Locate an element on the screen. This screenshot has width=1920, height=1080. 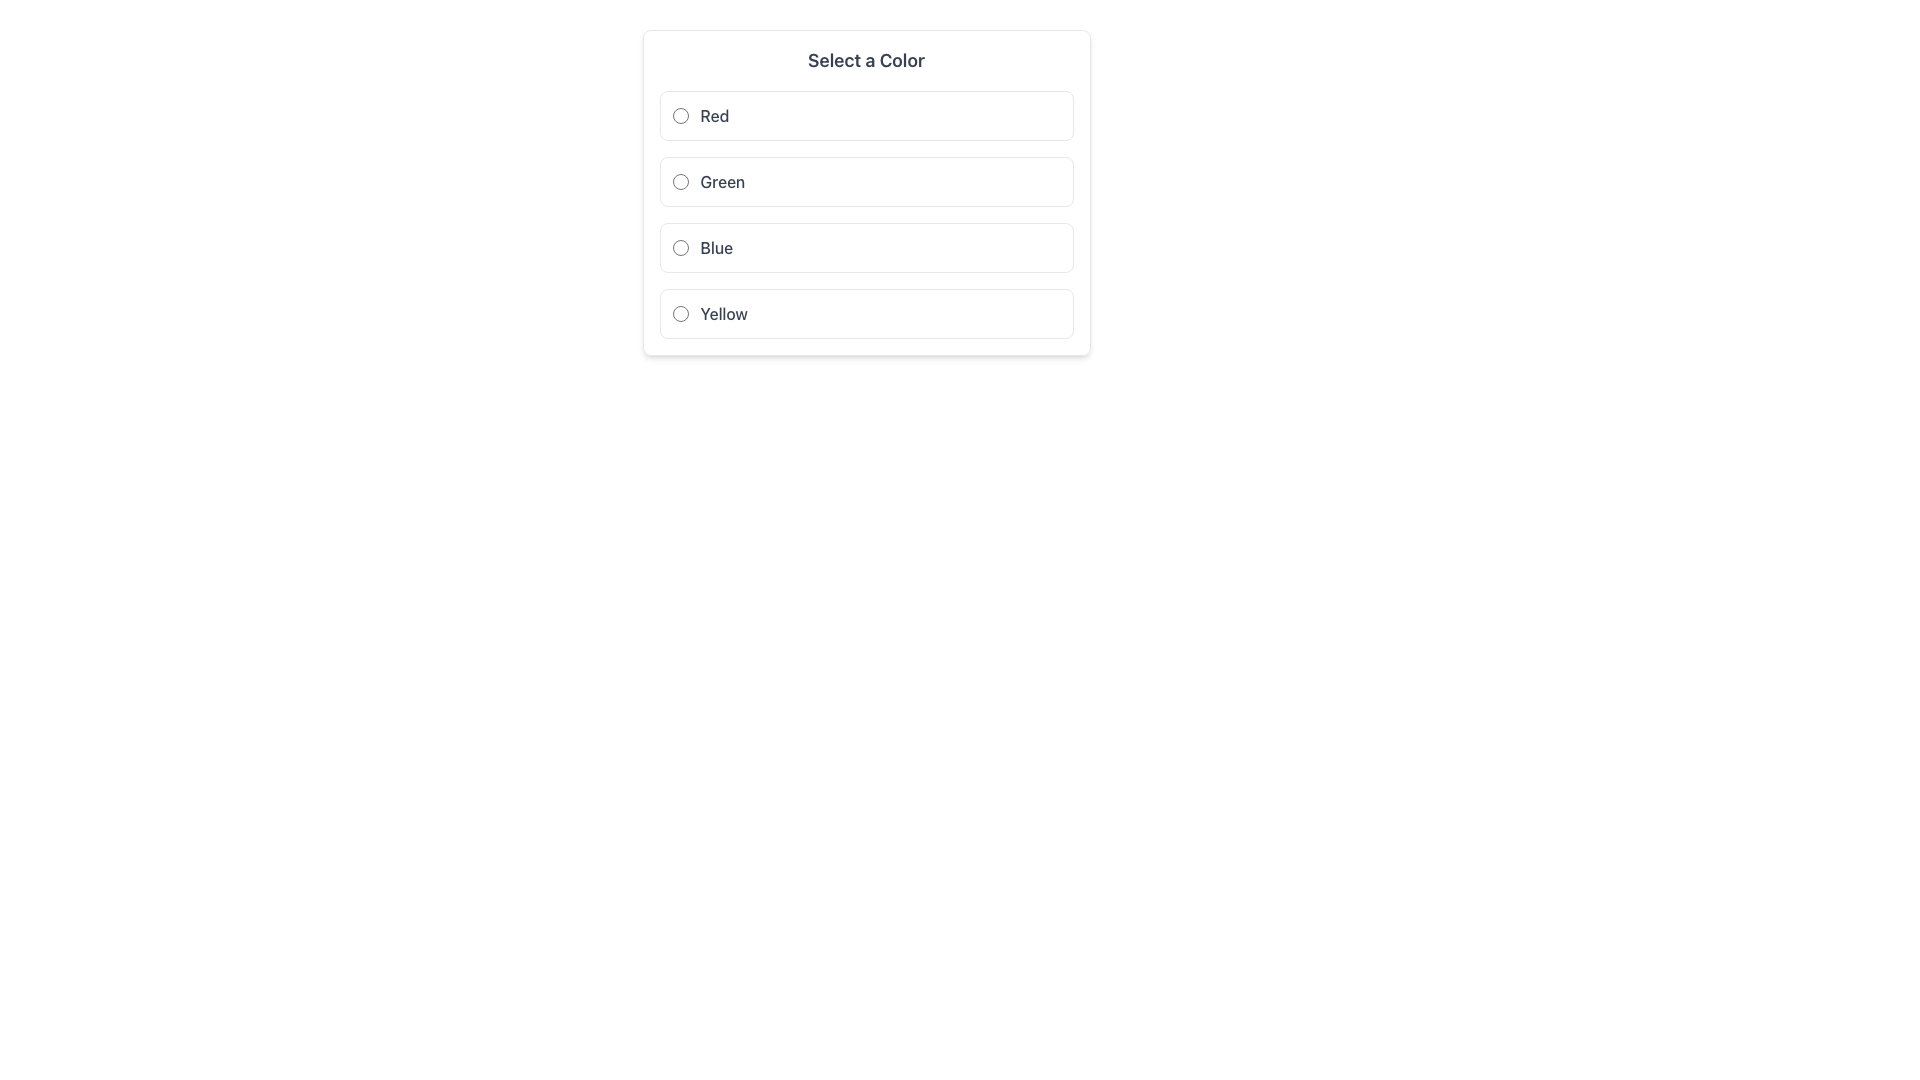
the blue circular radio button next to the 'Blue' label is located at coordinates (680, 246).